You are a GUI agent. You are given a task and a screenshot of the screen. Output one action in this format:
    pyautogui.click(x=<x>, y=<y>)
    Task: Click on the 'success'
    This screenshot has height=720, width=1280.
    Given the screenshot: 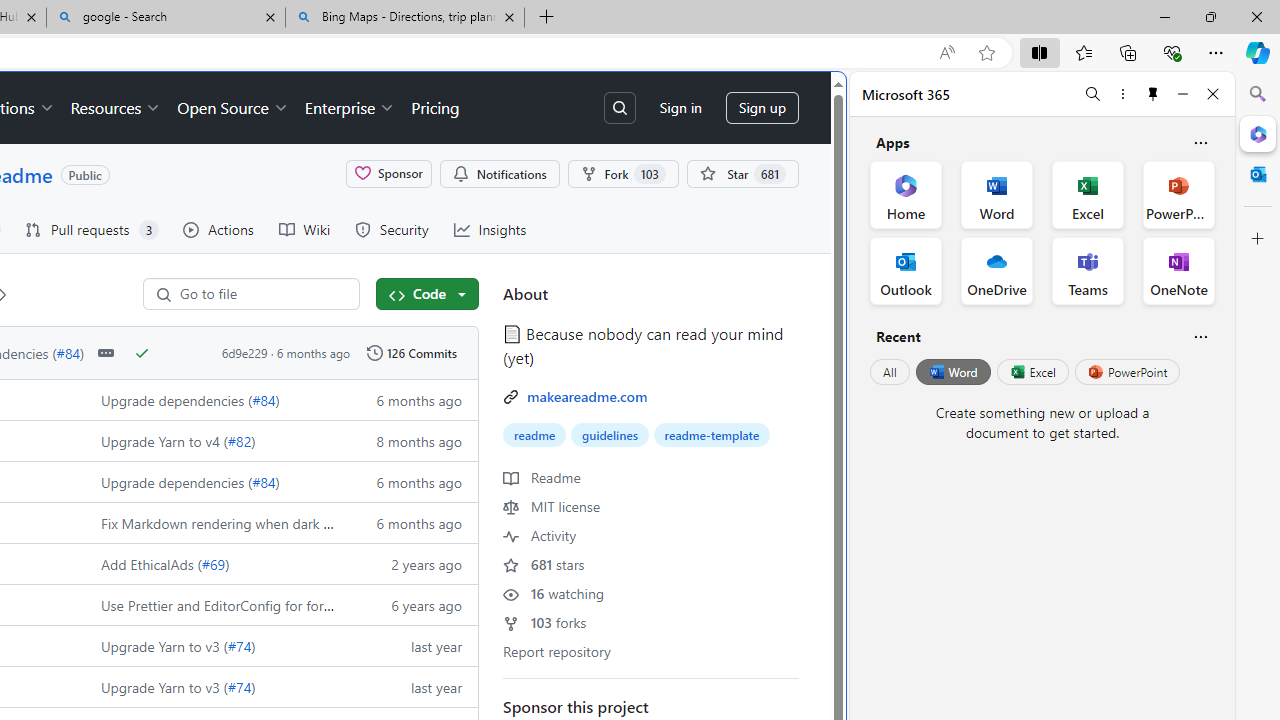 What is the action you would take?
    pyautogui.click(x=141, y=352)
    